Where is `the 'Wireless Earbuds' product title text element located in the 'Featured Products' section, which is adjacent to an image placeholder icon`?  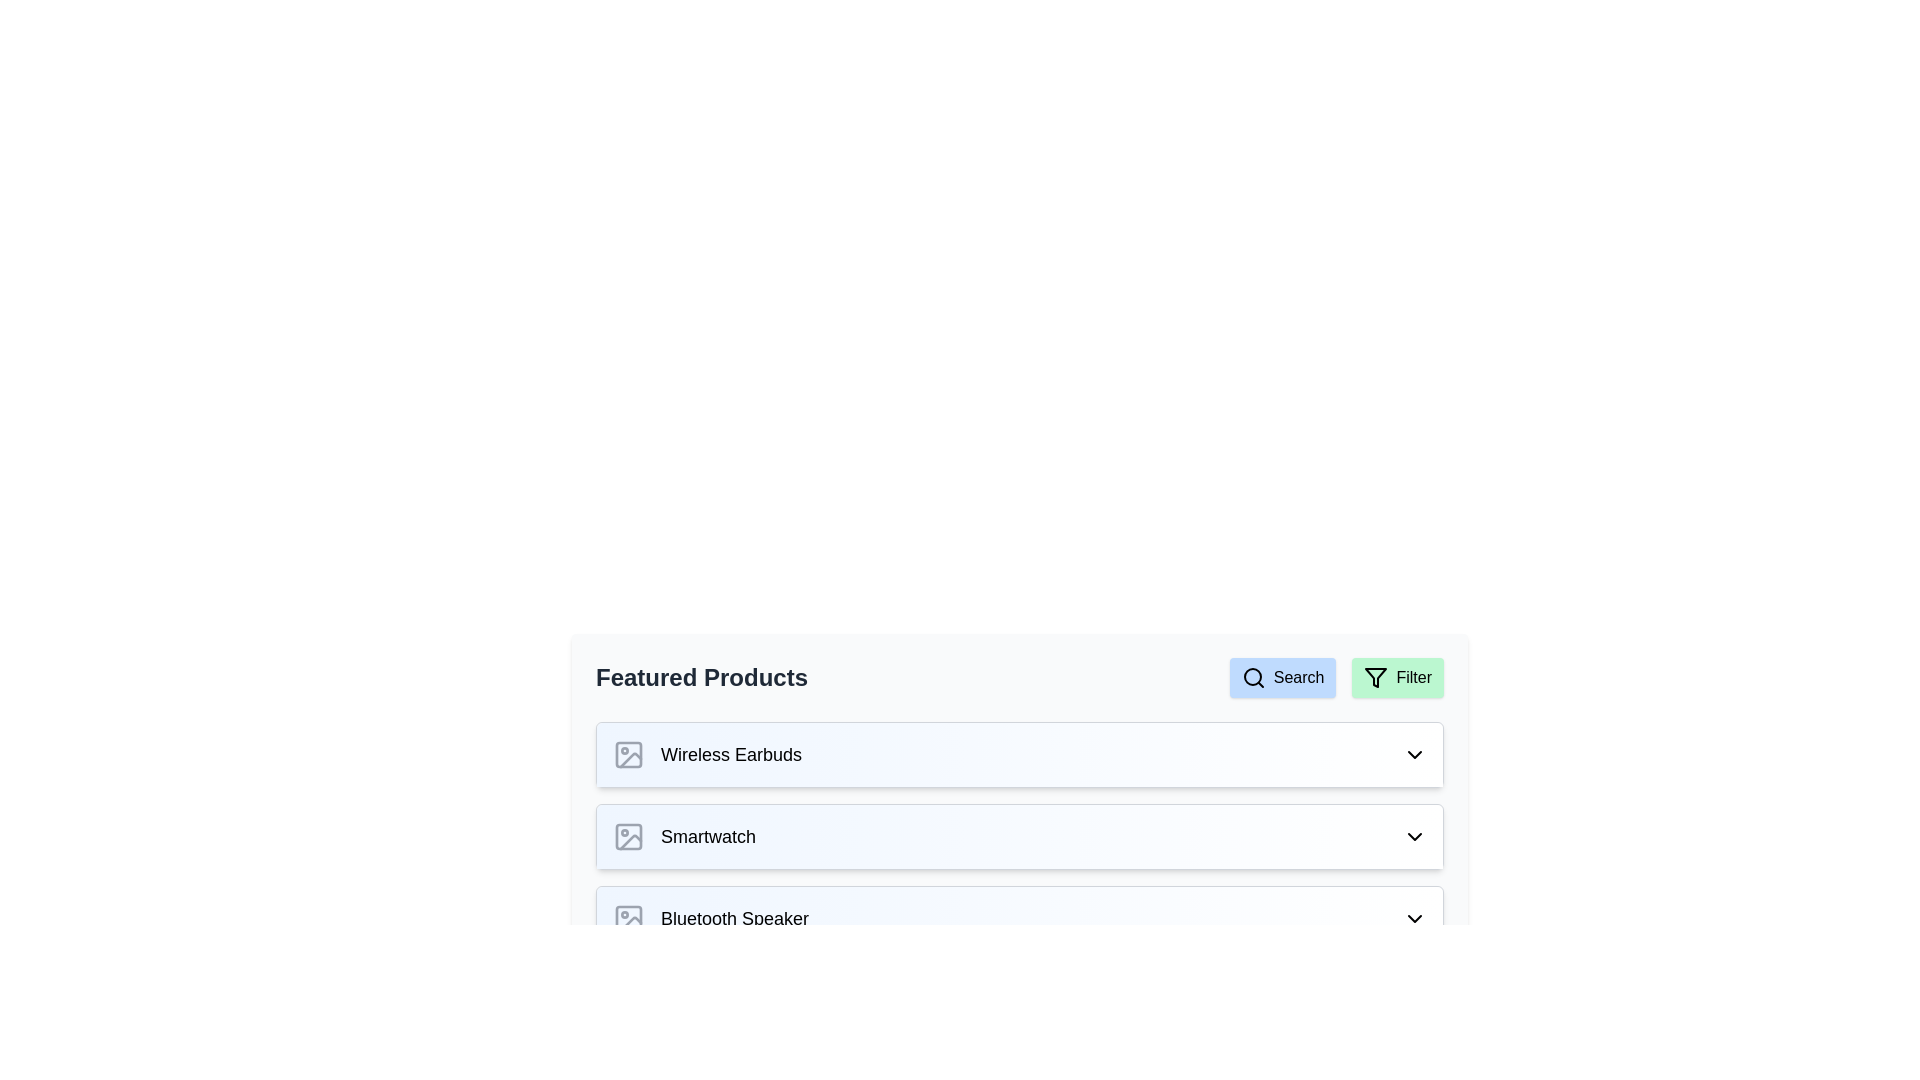 the 'Wireless Earbuds' product title text element located in the 'Featured Products' section, which is adjacent to an image placeholder icon is located at coordinates (730, 755).